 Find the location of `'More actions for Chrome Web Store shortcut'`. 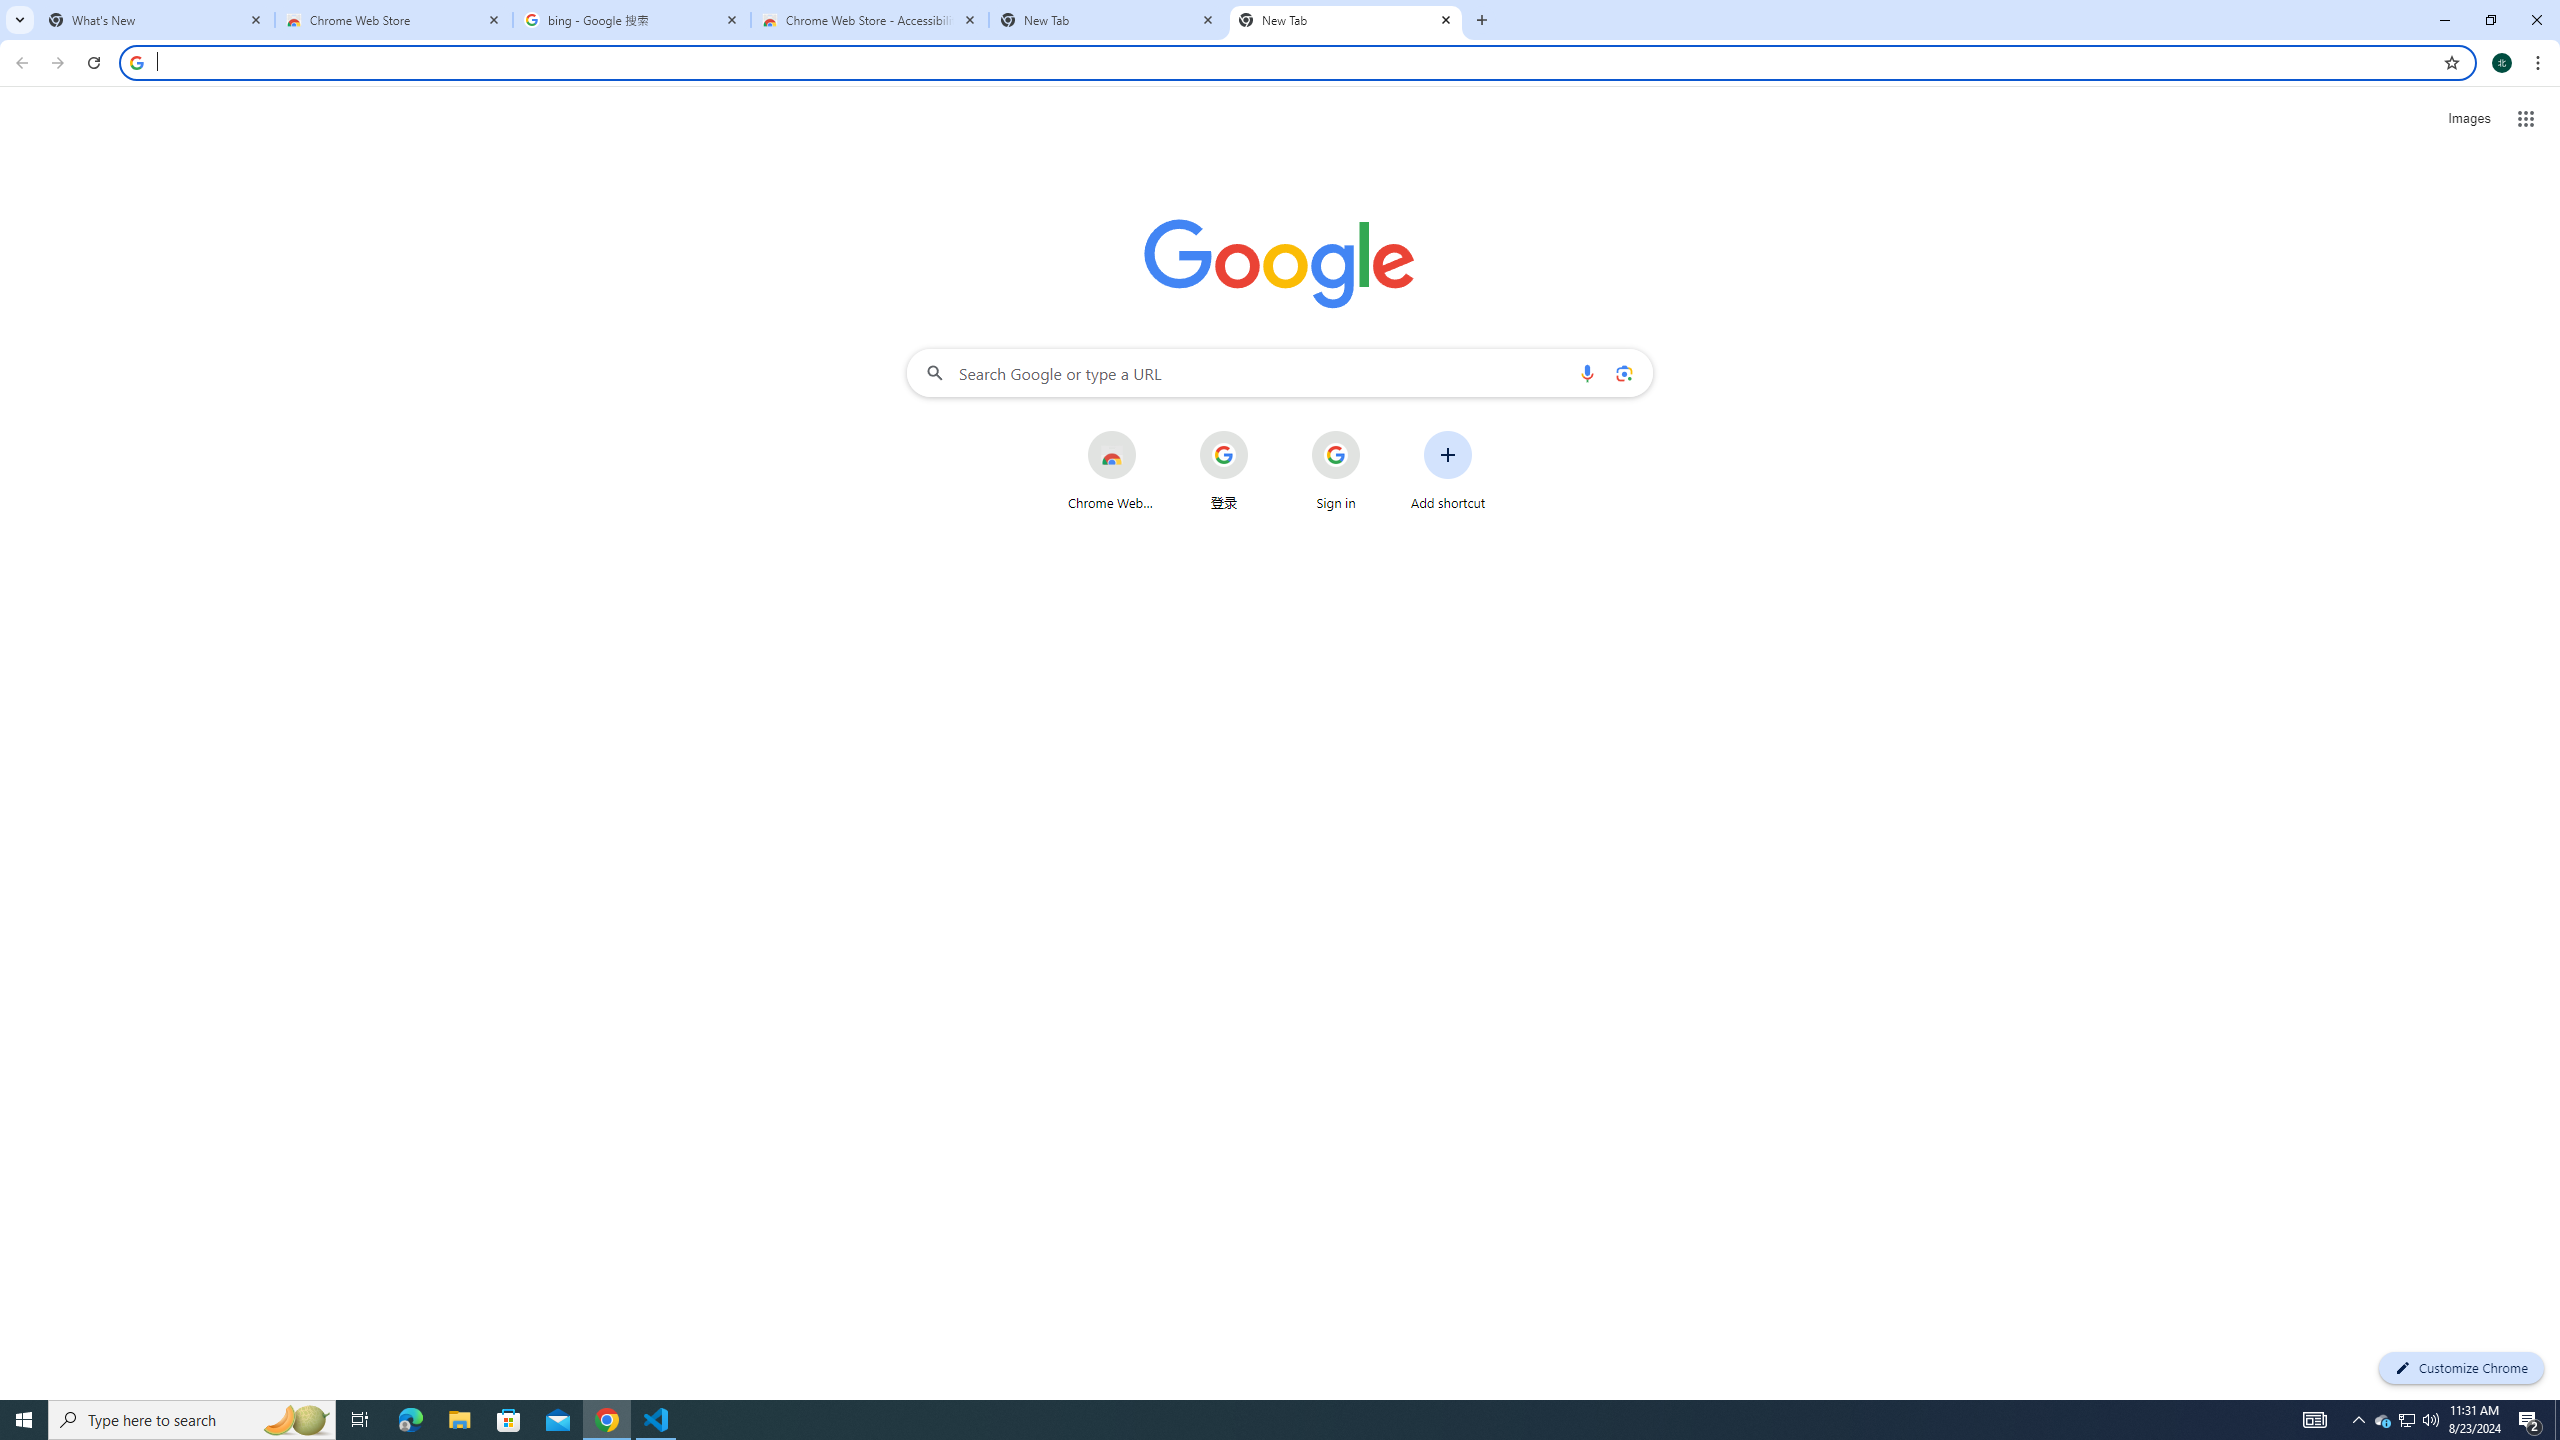

'More actions for Chrome Web Store shortcut' is located at coordinates (1151, 432).